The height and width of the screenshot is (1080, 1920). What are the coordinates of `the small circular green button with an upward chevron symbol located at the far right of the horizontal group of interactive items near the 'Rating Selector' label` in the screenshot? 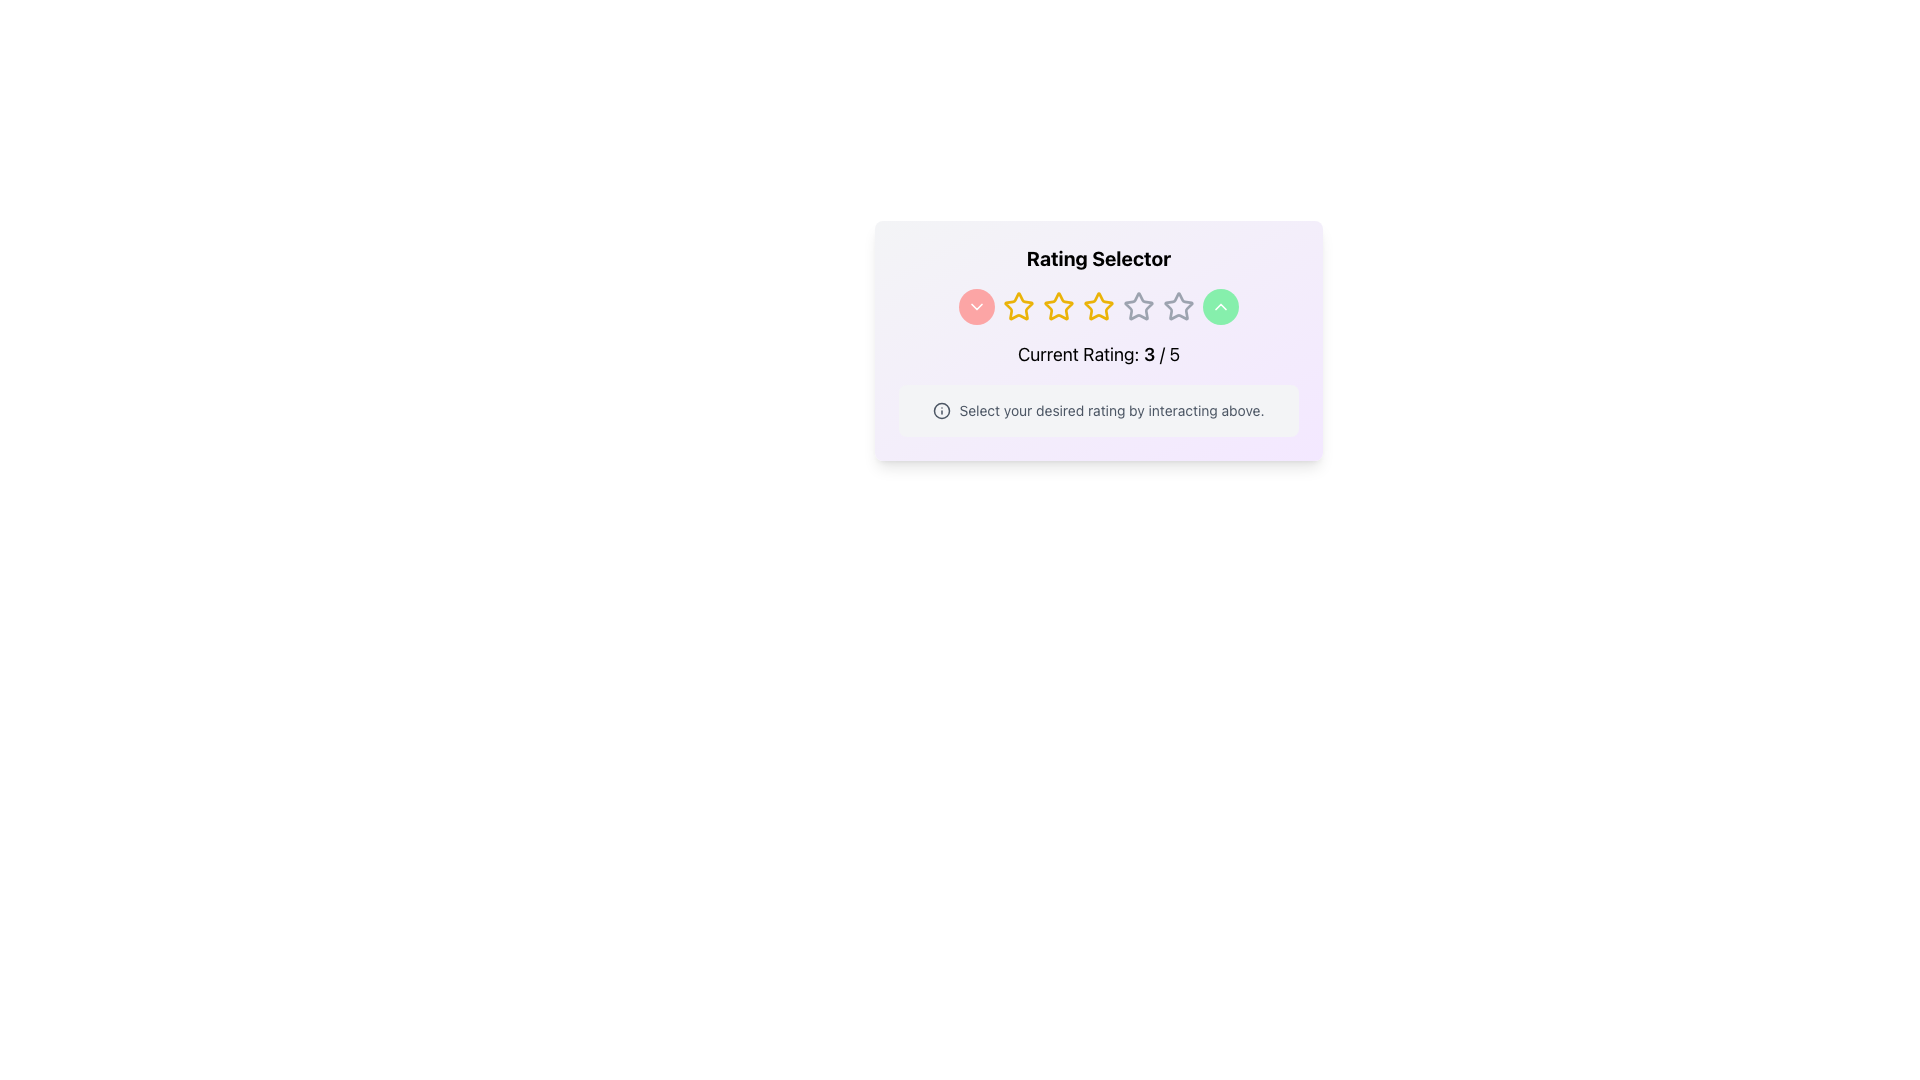 It's located at (1219, 307).